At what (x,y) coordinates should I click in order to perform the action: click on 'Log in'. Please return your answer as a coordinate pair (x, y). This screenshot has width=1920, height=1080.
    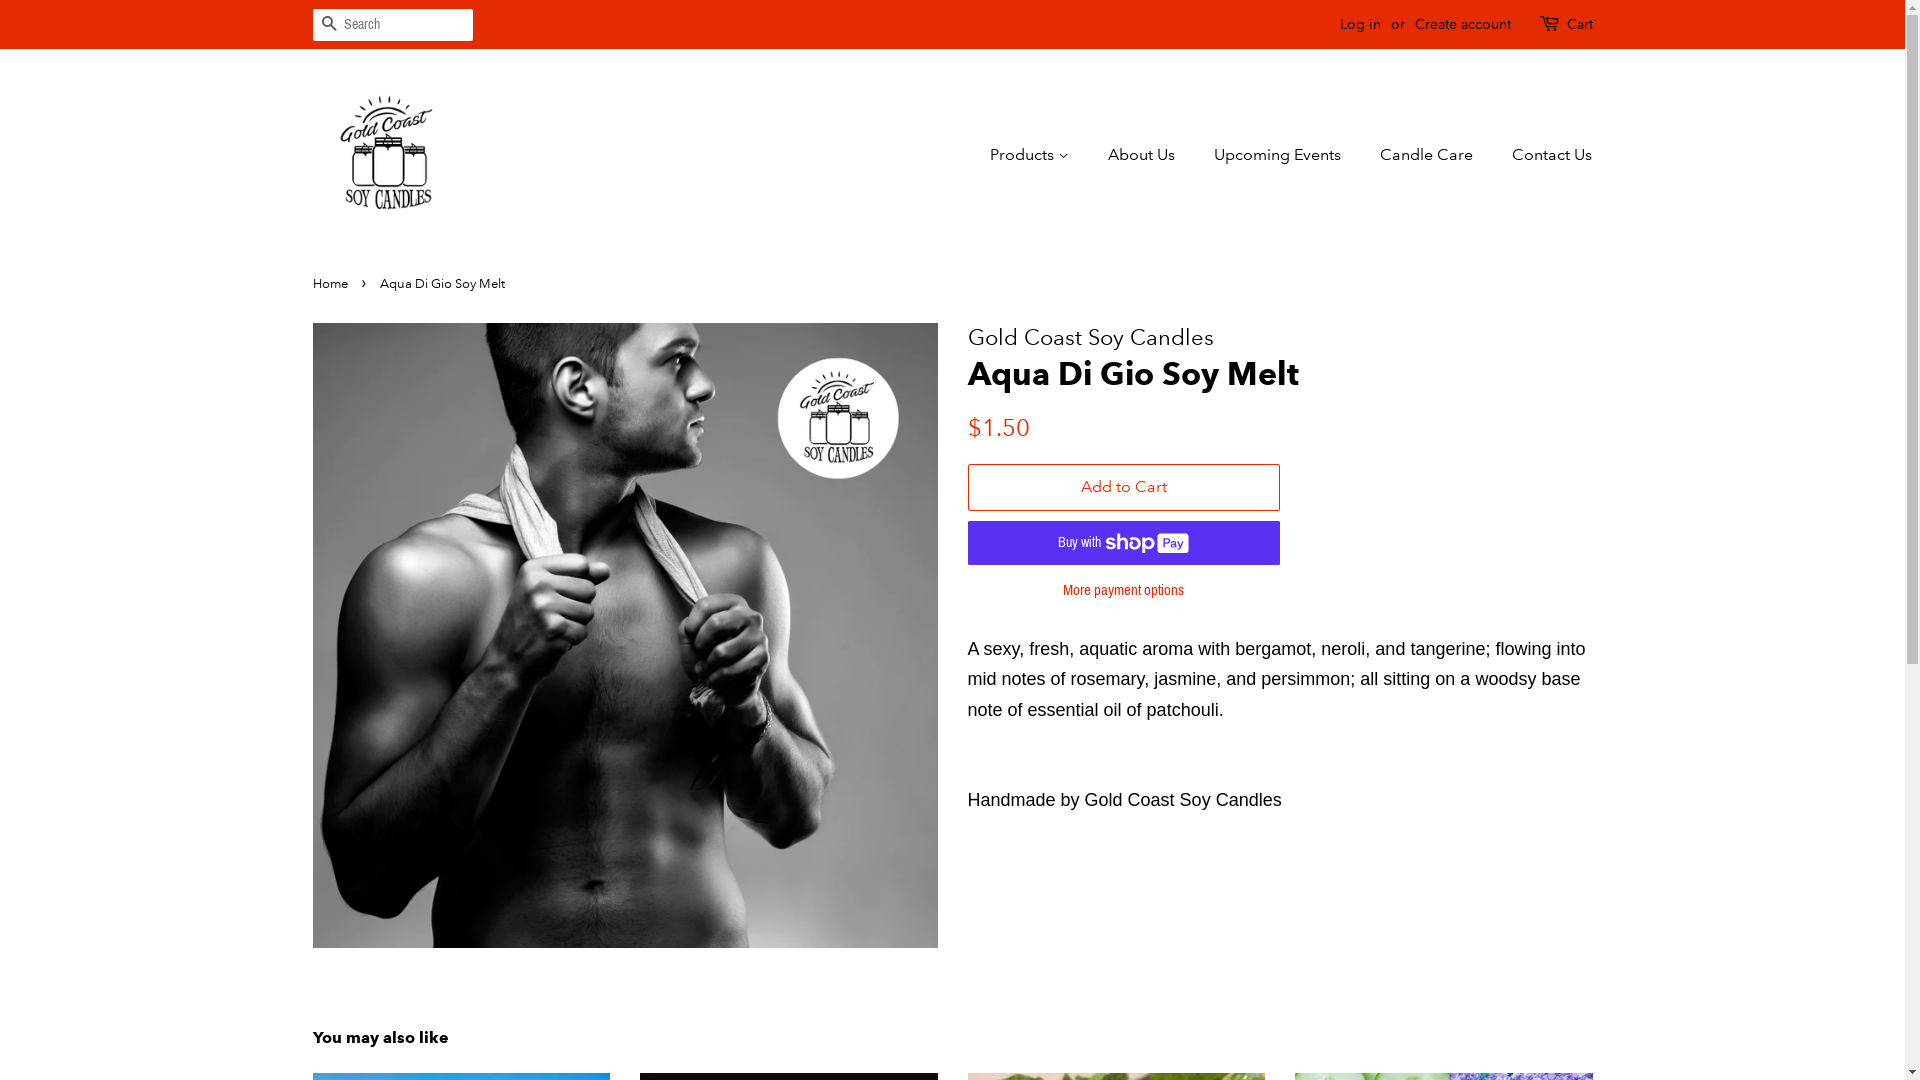
    Looking at the image, I should click on (1360, 23).